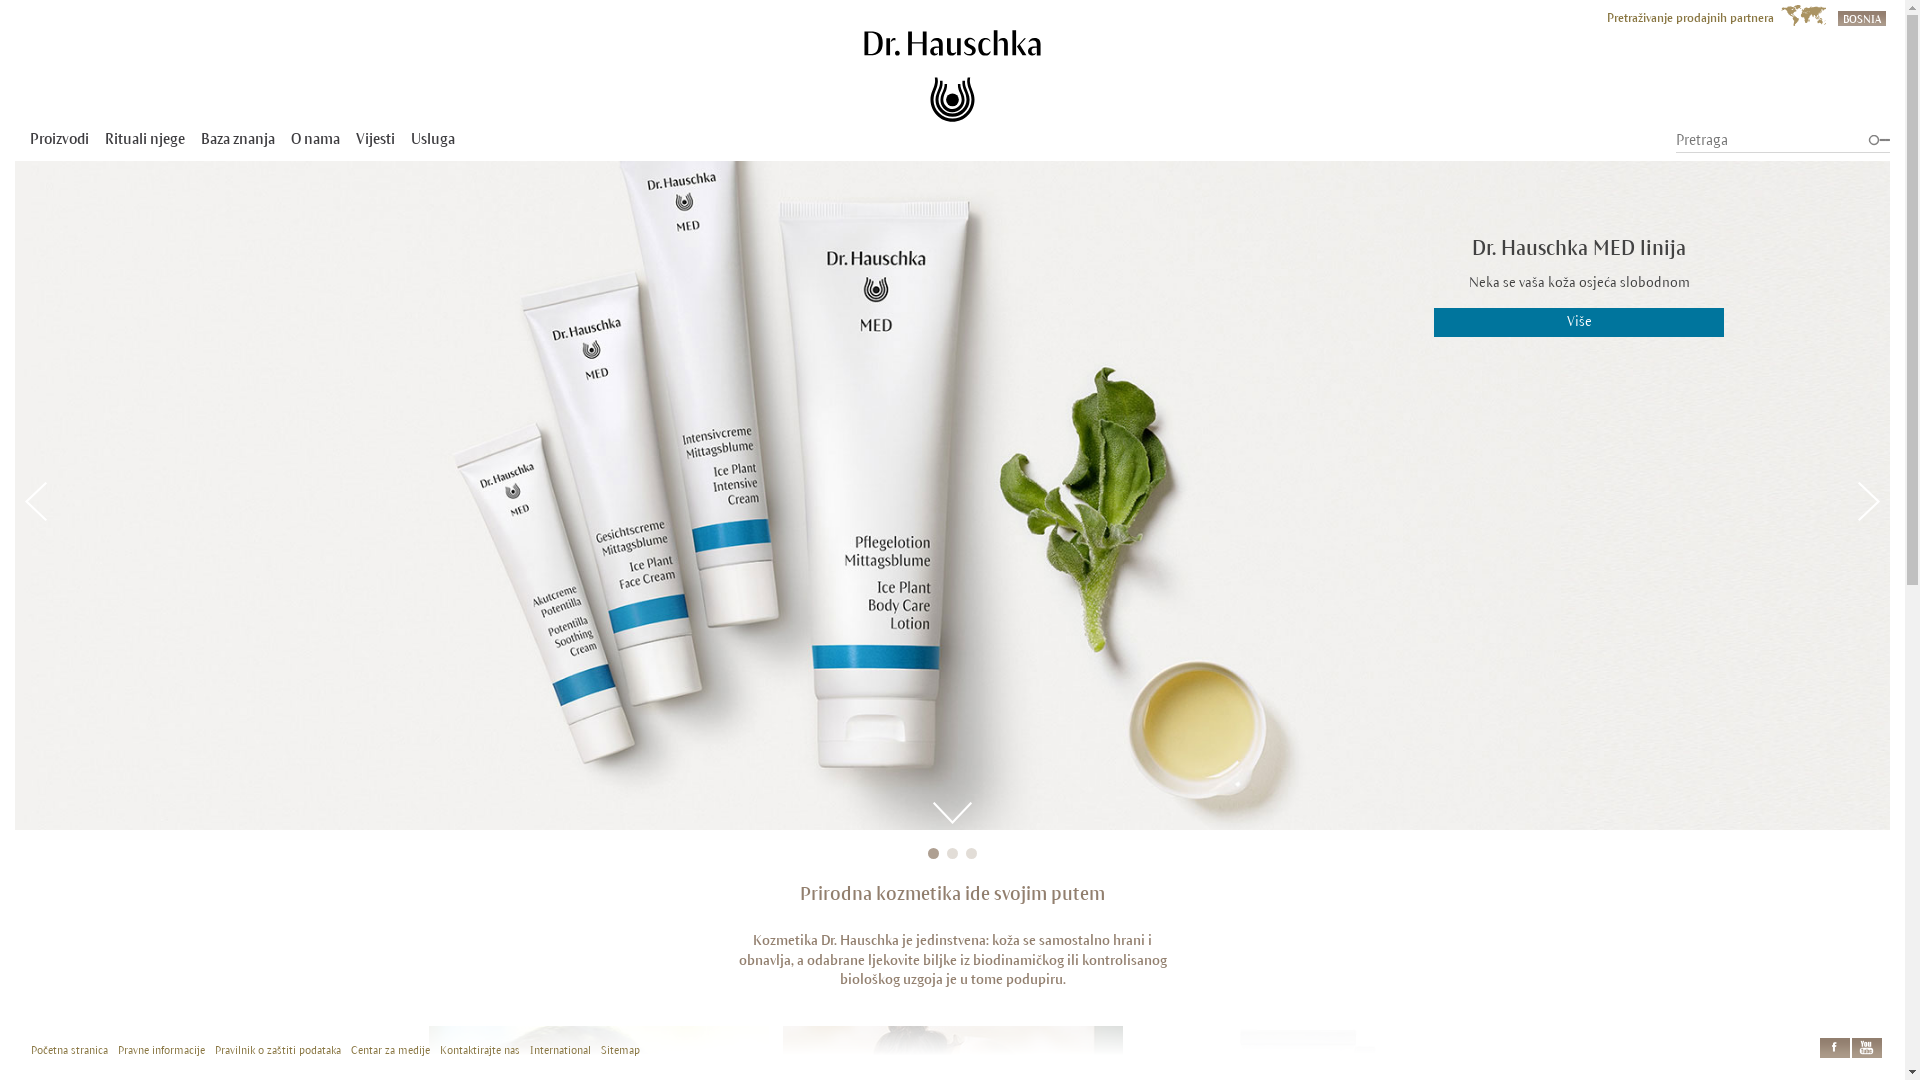 The height and width of the screenshot is (1080, 1920). What do you see at coordinates (1867, 500) in the screenshot?
I see `'Next'` at bounding box center [1867, 500].